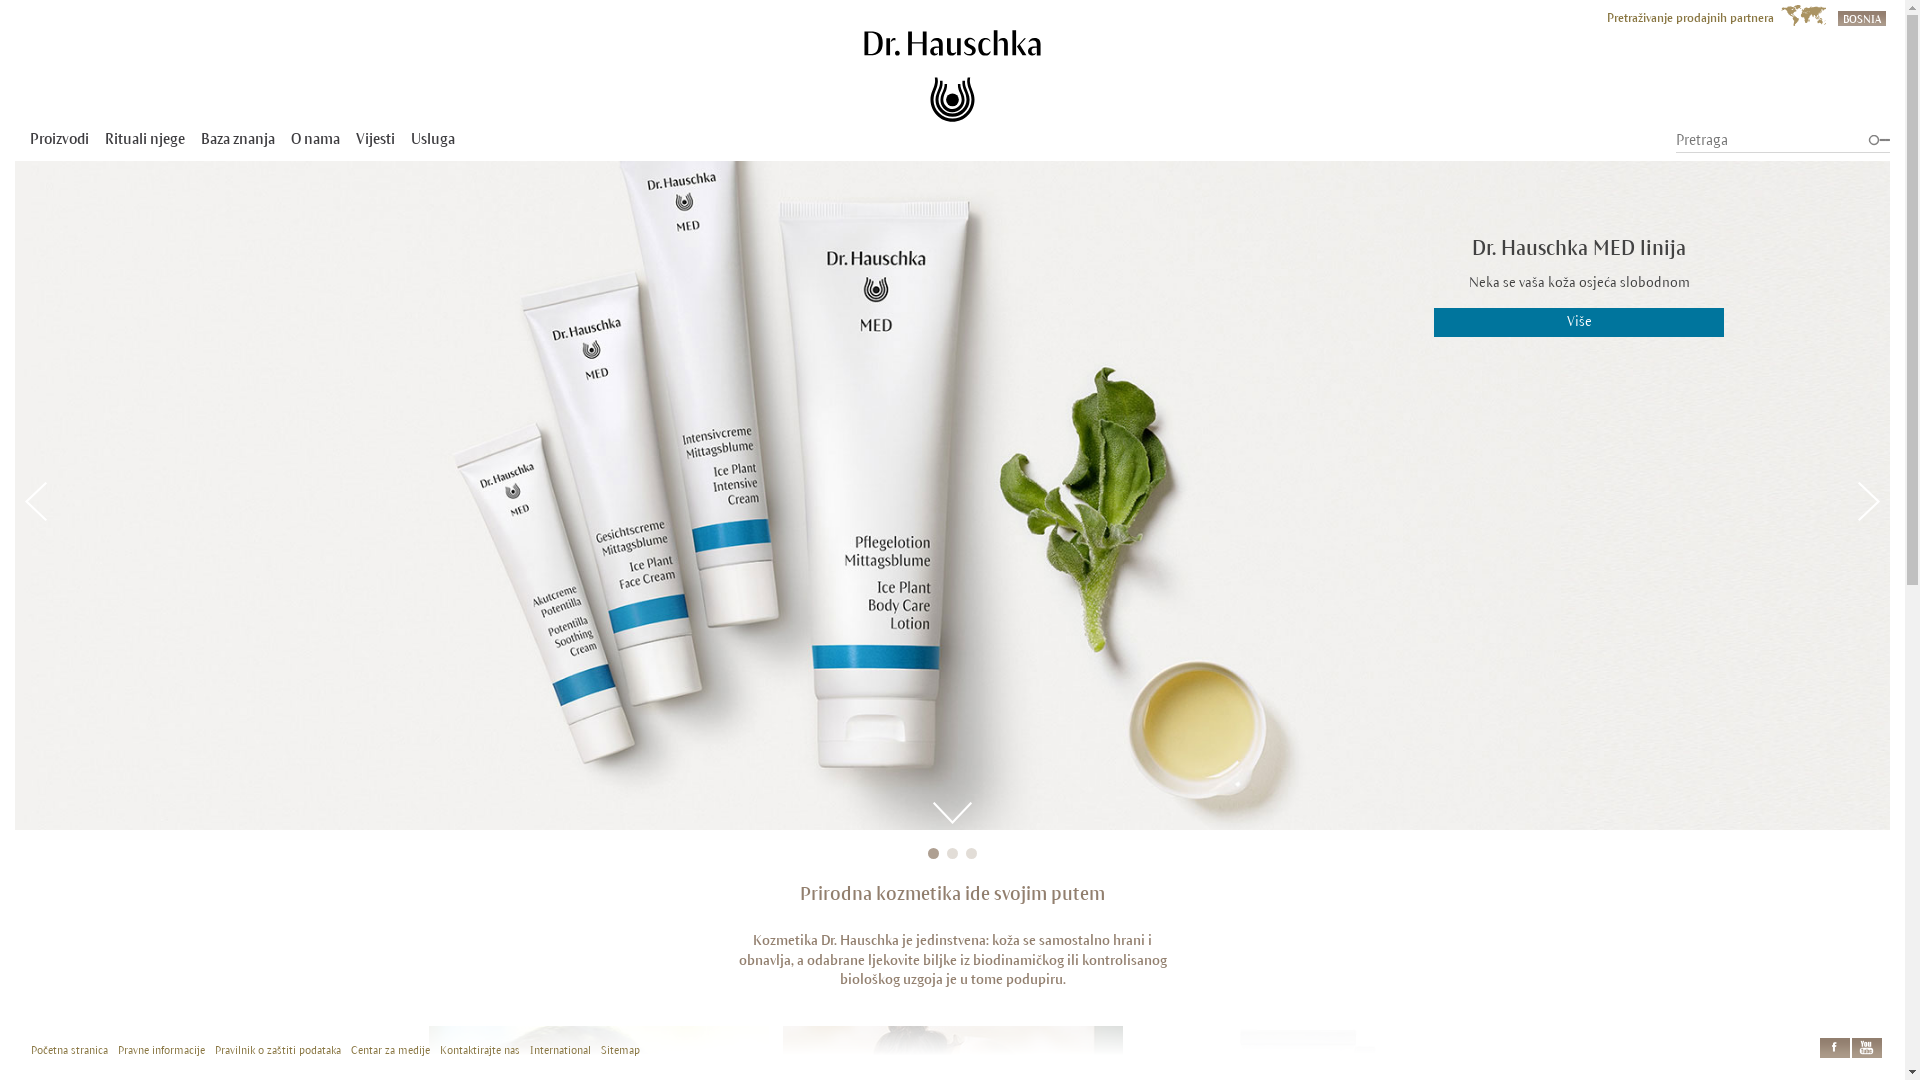 The height and width of the screenshot is (1080, 1920). What do you see at coordinates (1867, 500) in the screenshot?
I see `'Next'` at bounding box center [1867, 500].